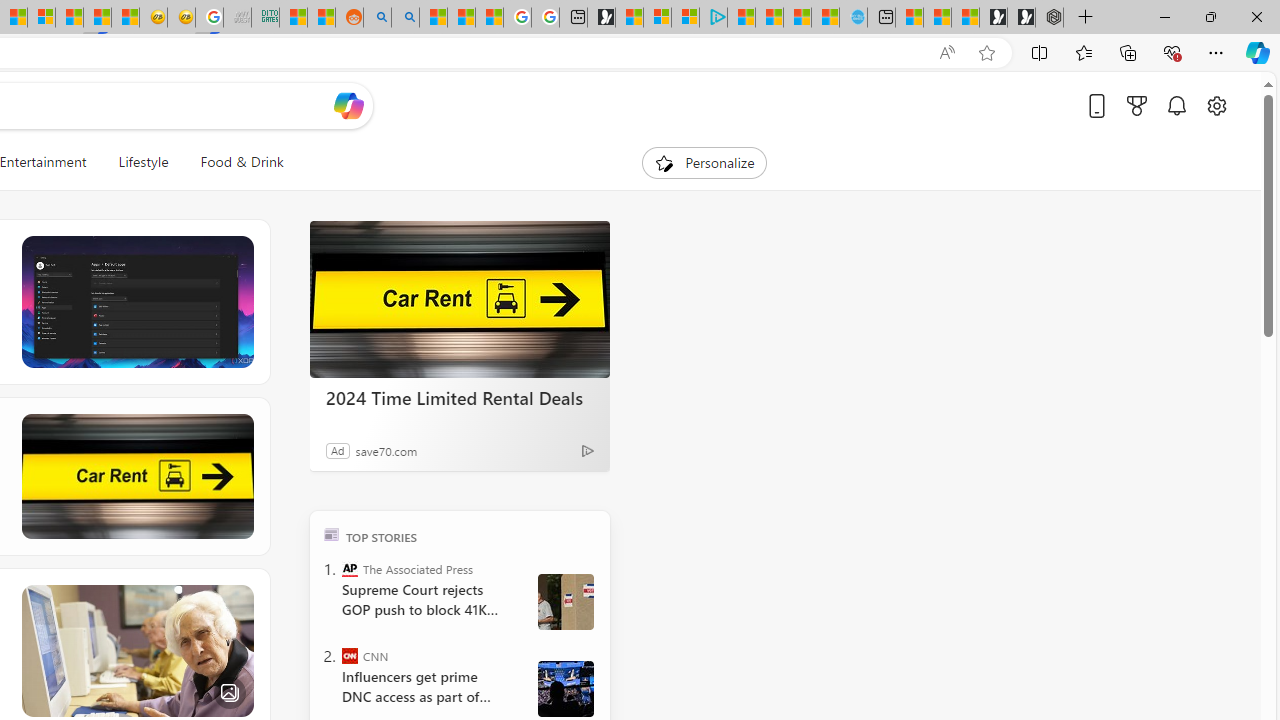 This screenshot has width=1280, height=720. Describe the element at coordinates (332, 533) in the screenshot. I see `'TOP'` at that location.